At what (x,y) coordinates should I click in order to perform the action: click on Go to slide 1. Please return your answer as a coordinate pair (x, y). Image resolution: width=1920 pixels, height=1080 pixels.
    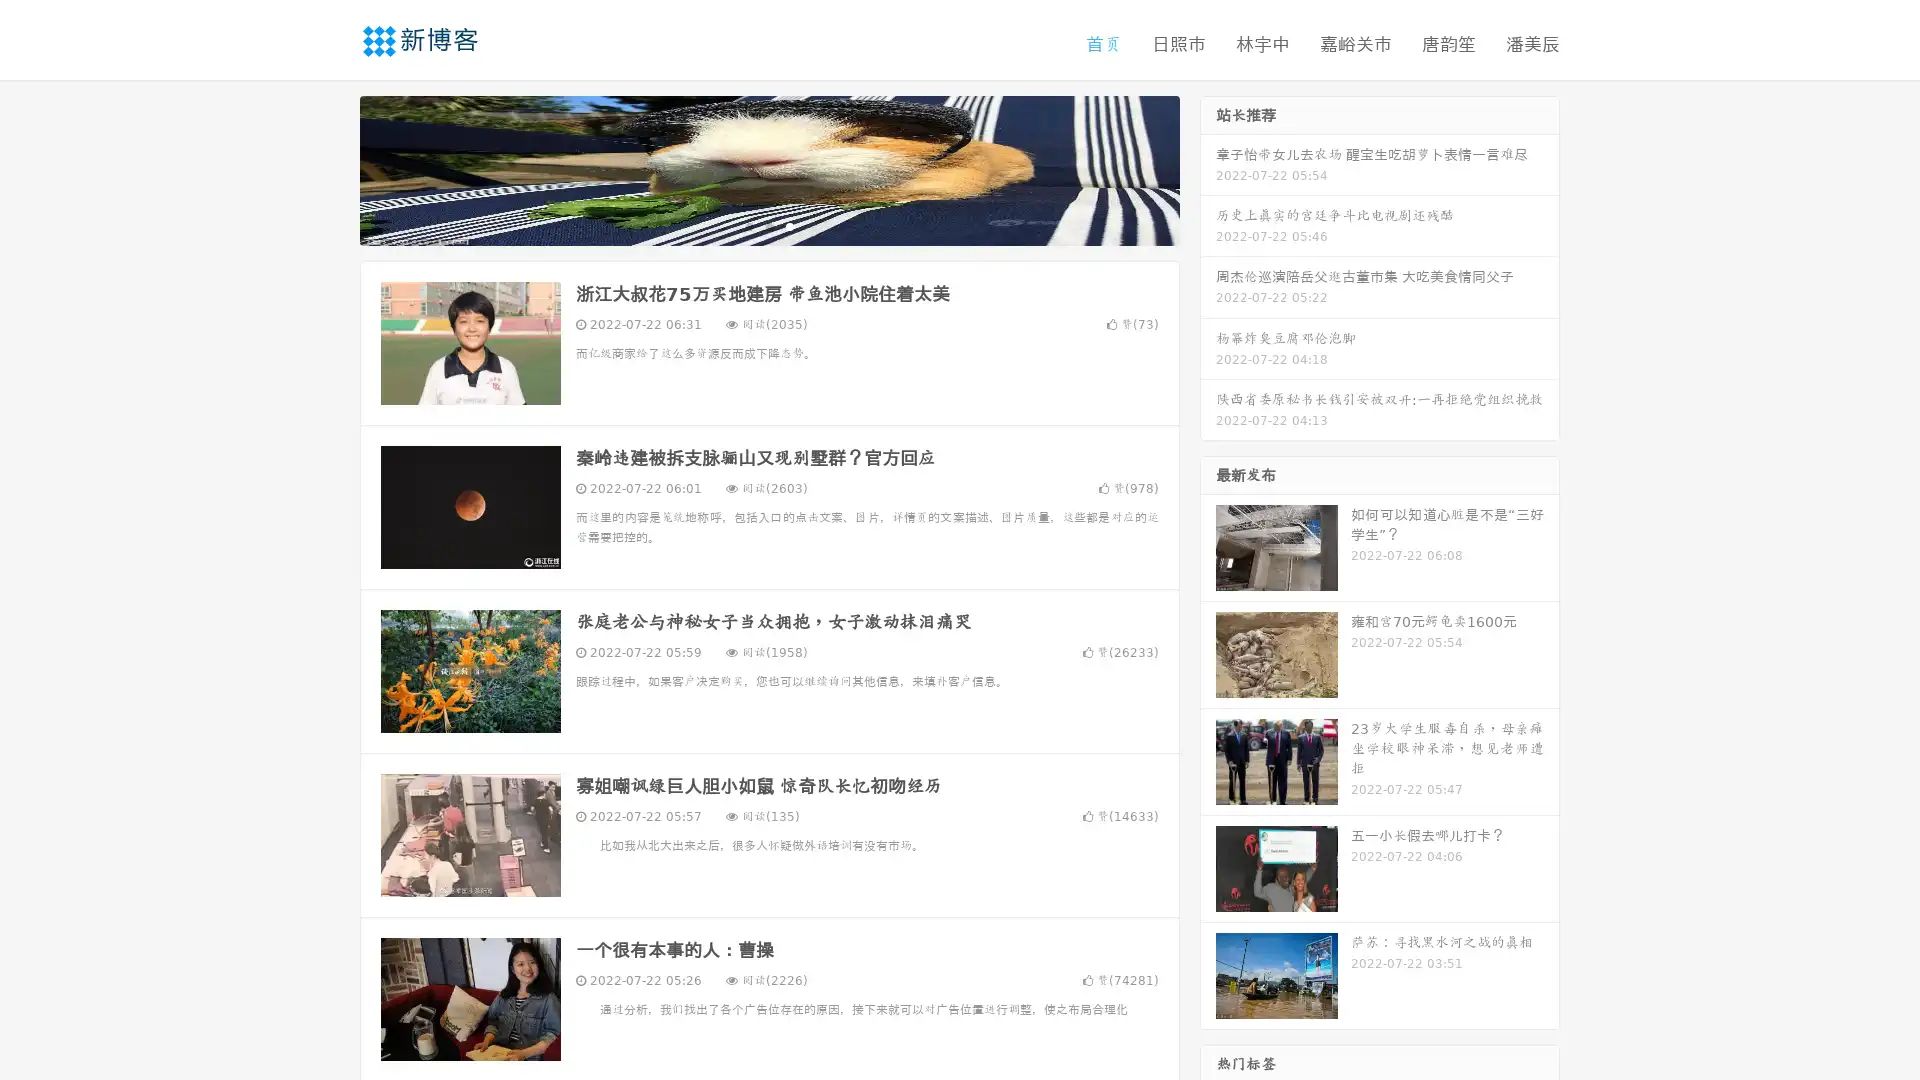
    Looking at the image, I should click on (748, 225).